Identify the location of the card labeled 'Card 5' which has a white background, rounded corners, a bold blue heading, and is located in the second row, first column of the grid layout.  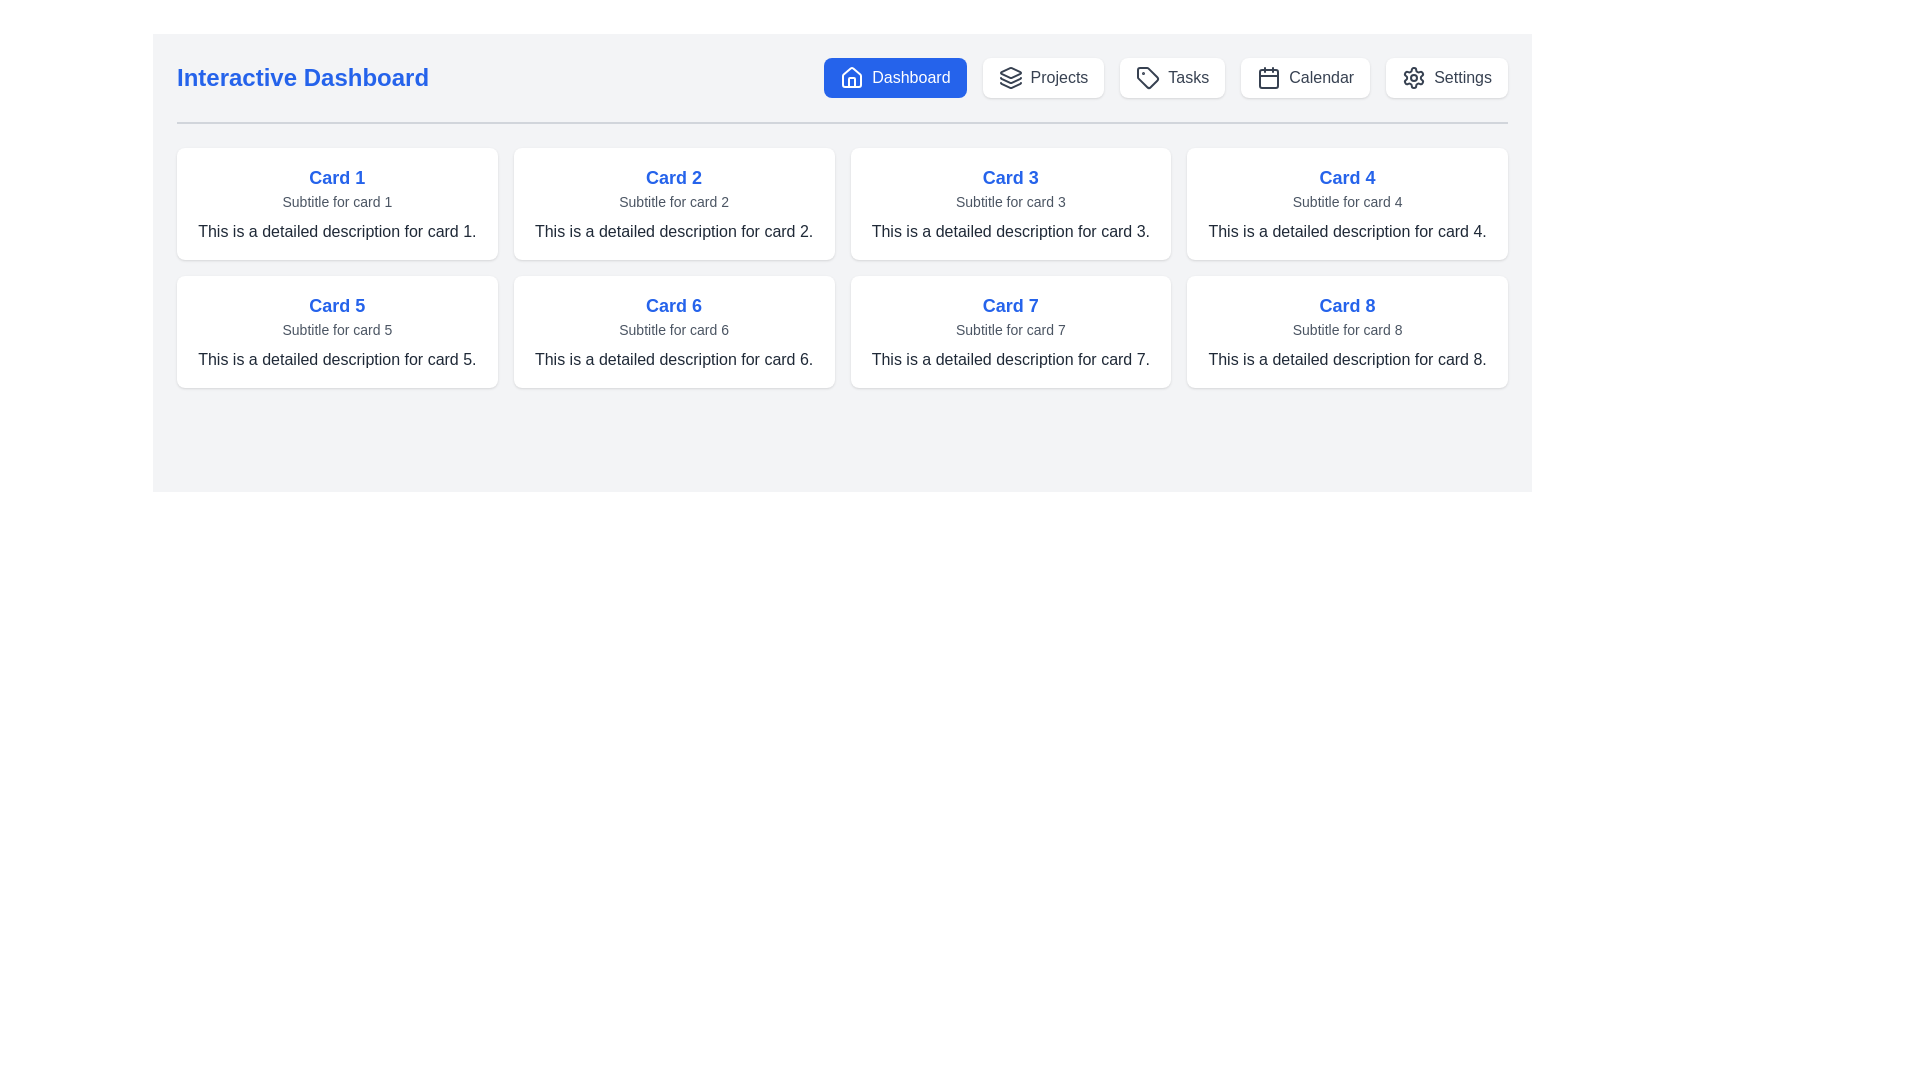
(337, 330).